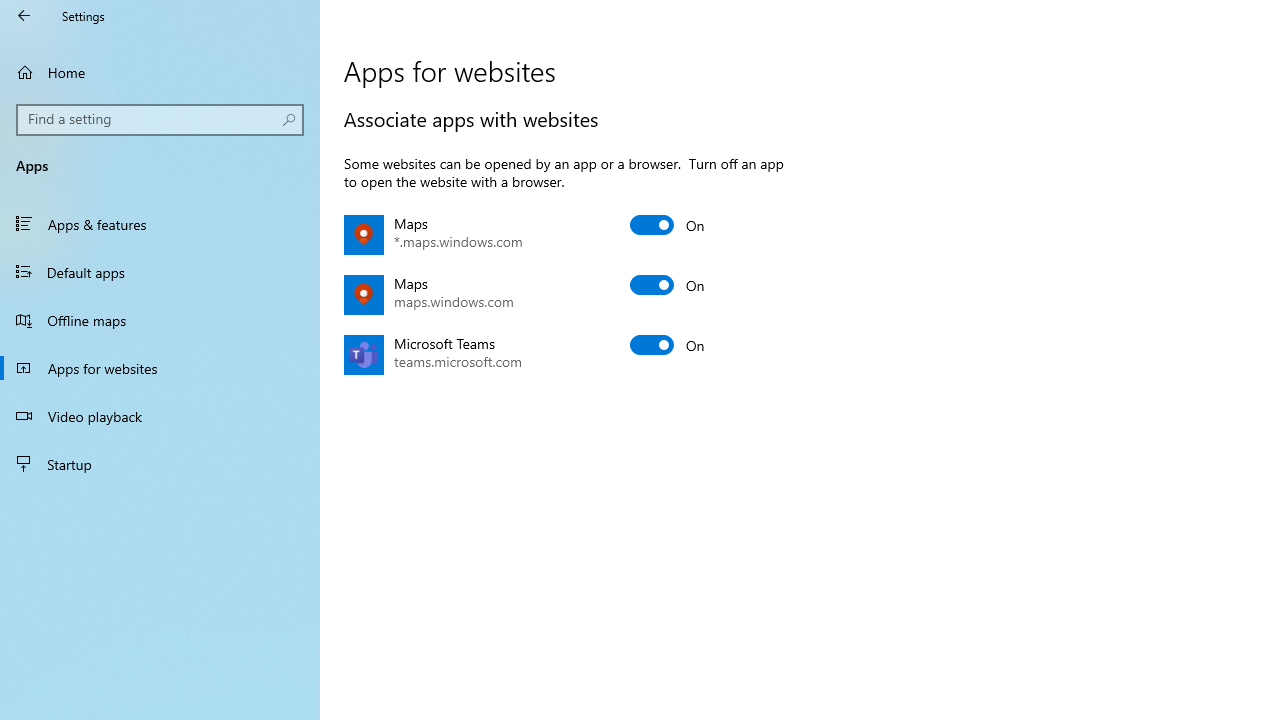 The image size is (1280, 720). Describe the element at coordinates (160, 119) in the screenshot. I see `'Search box, Find a setting'` at that location.